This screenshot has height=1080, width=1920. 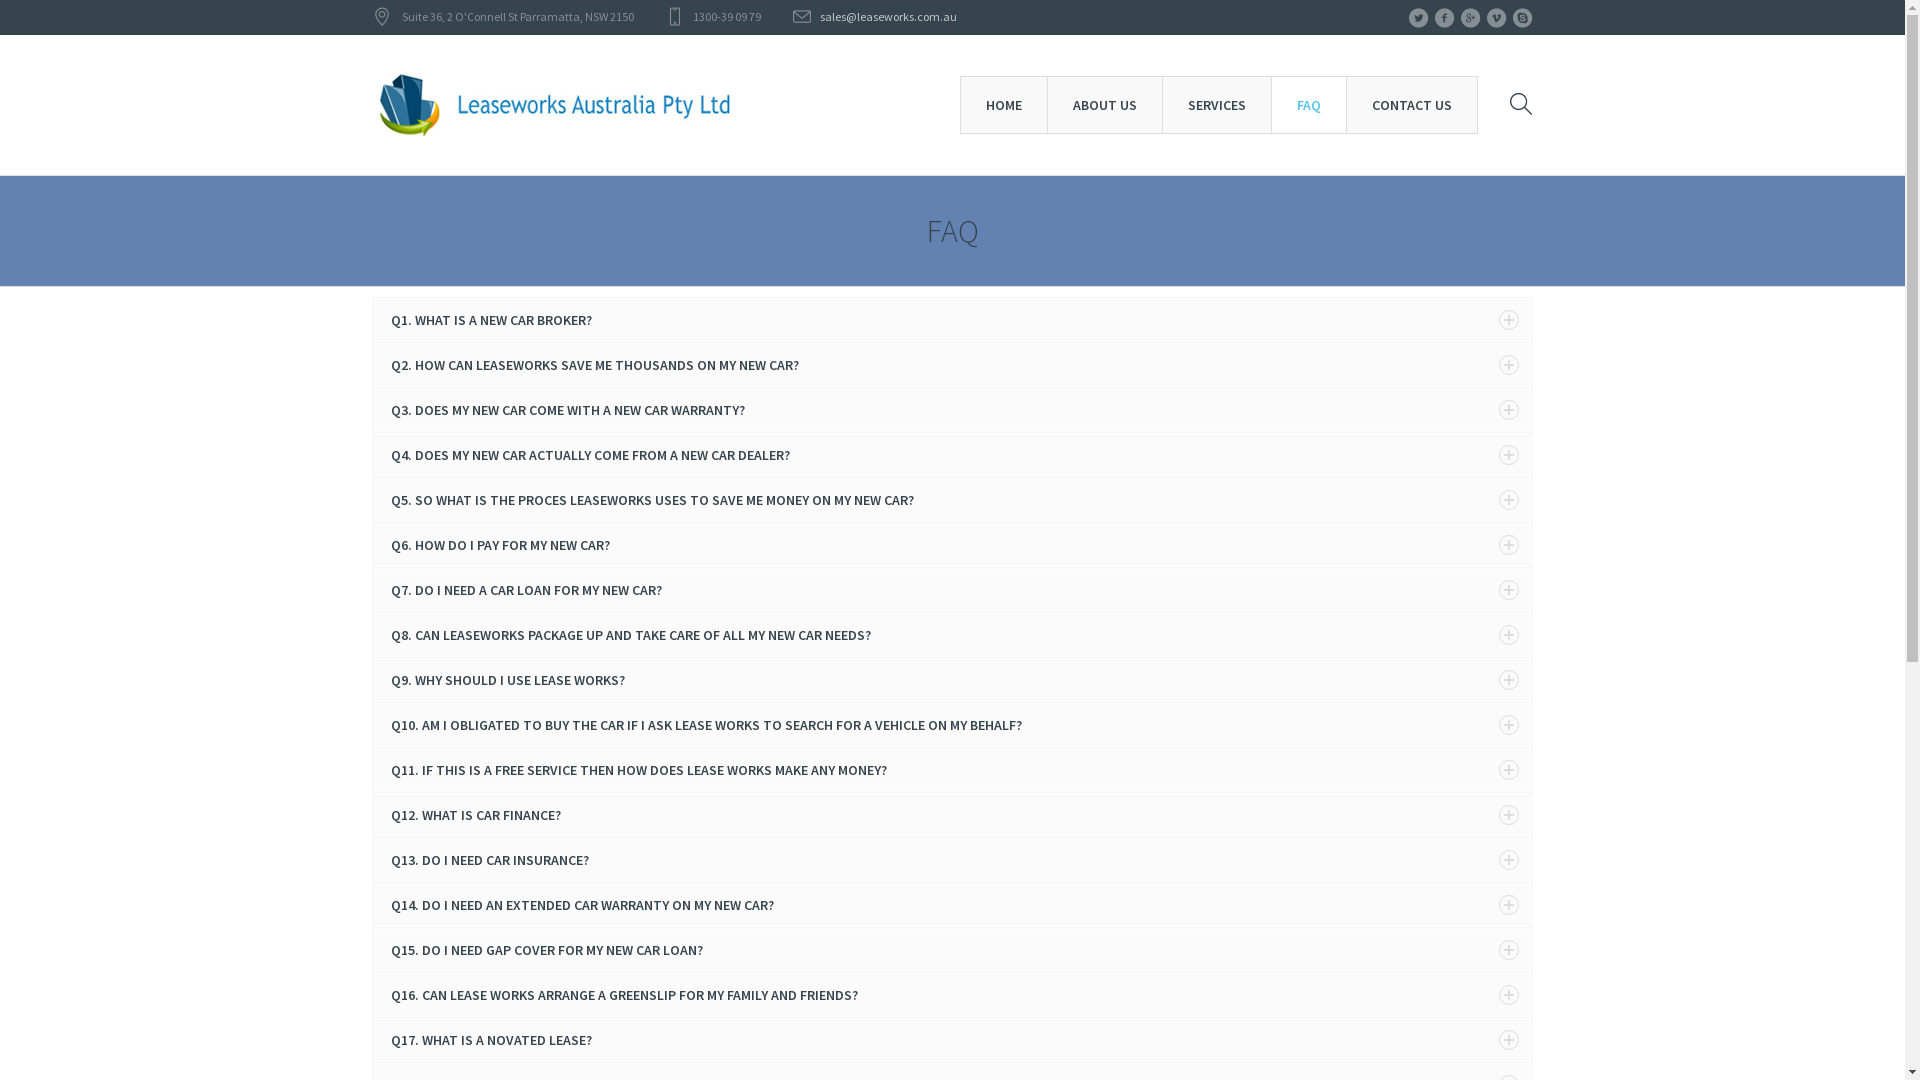 What do you see at coordinates (1003, 104) in the screenshot?
I see `'HOME'` at bounding box center [1003, 104].